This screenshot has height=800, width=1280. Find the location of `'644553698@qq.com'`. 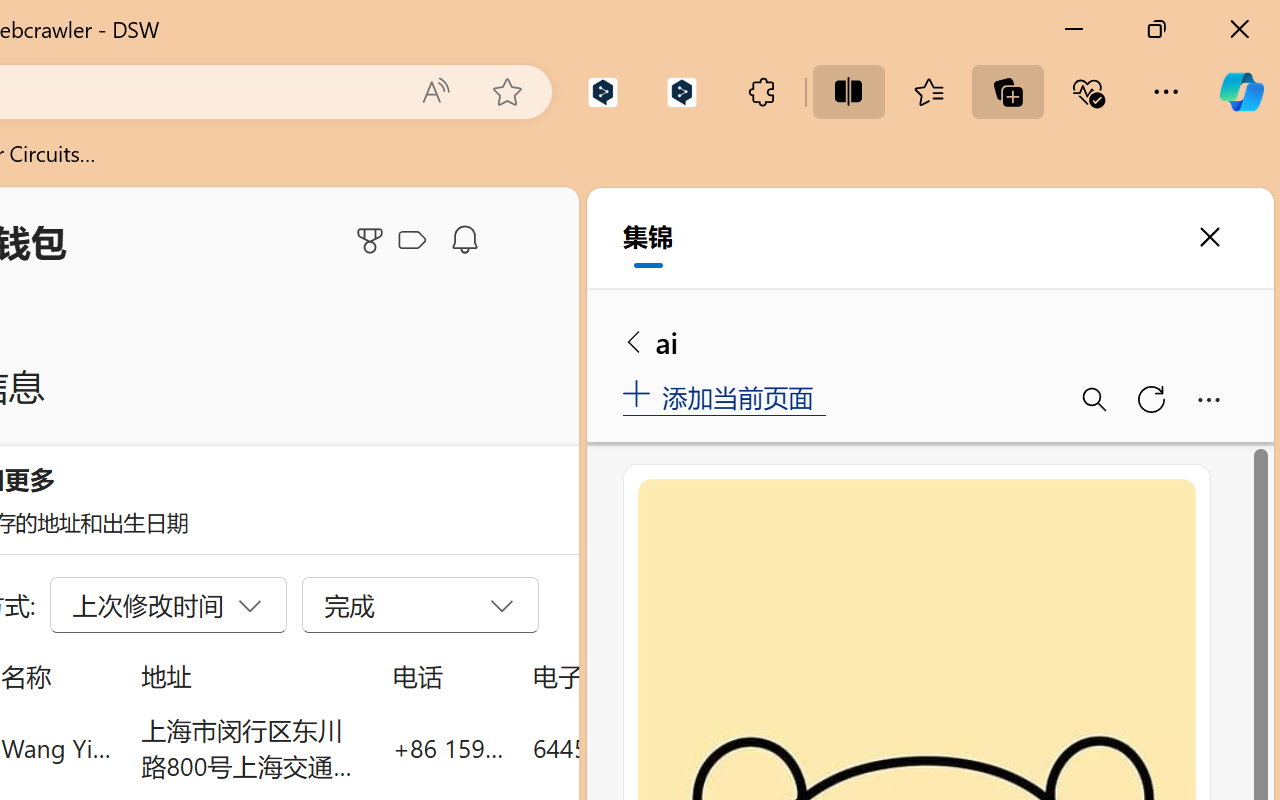

'644553698@qq.com' is located at coordinates (644, 747).